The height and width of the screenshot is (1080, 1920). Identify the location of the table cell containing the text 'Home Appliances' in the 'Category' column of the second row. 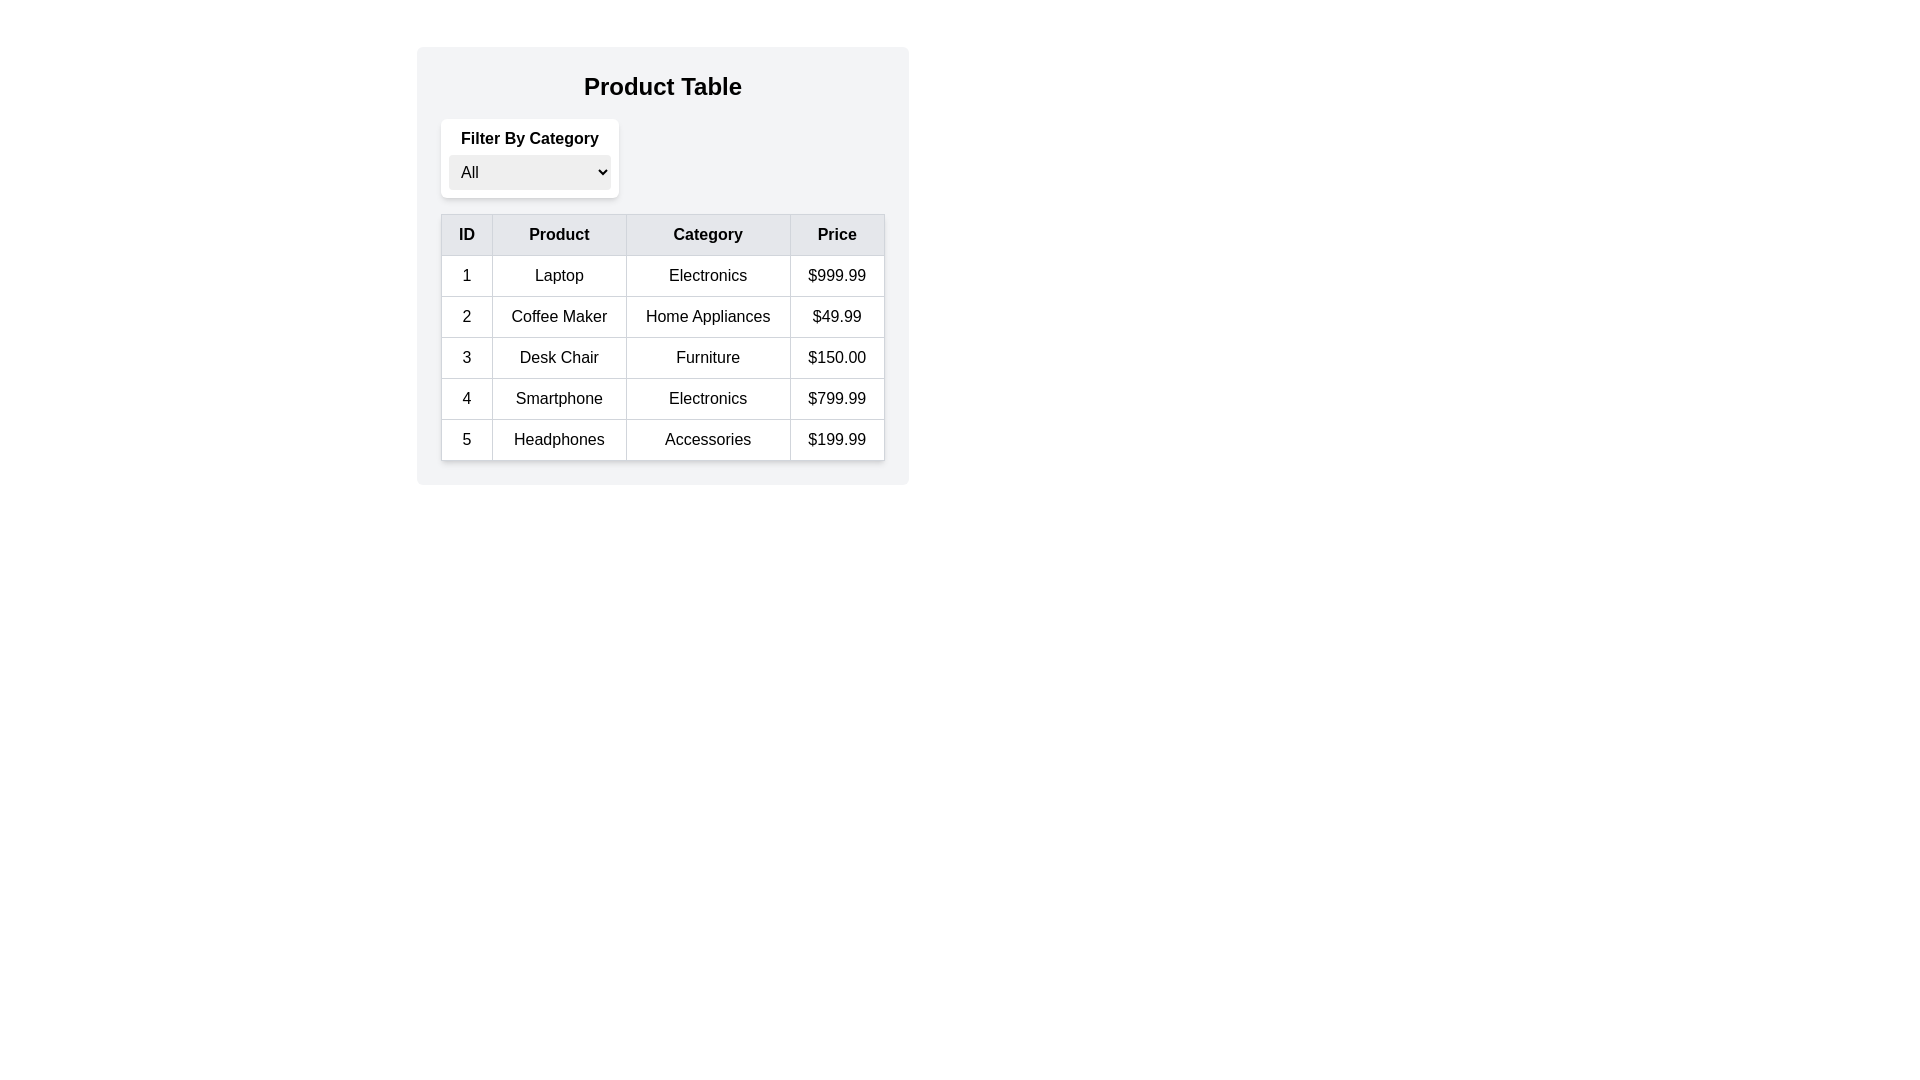
(708, 315).